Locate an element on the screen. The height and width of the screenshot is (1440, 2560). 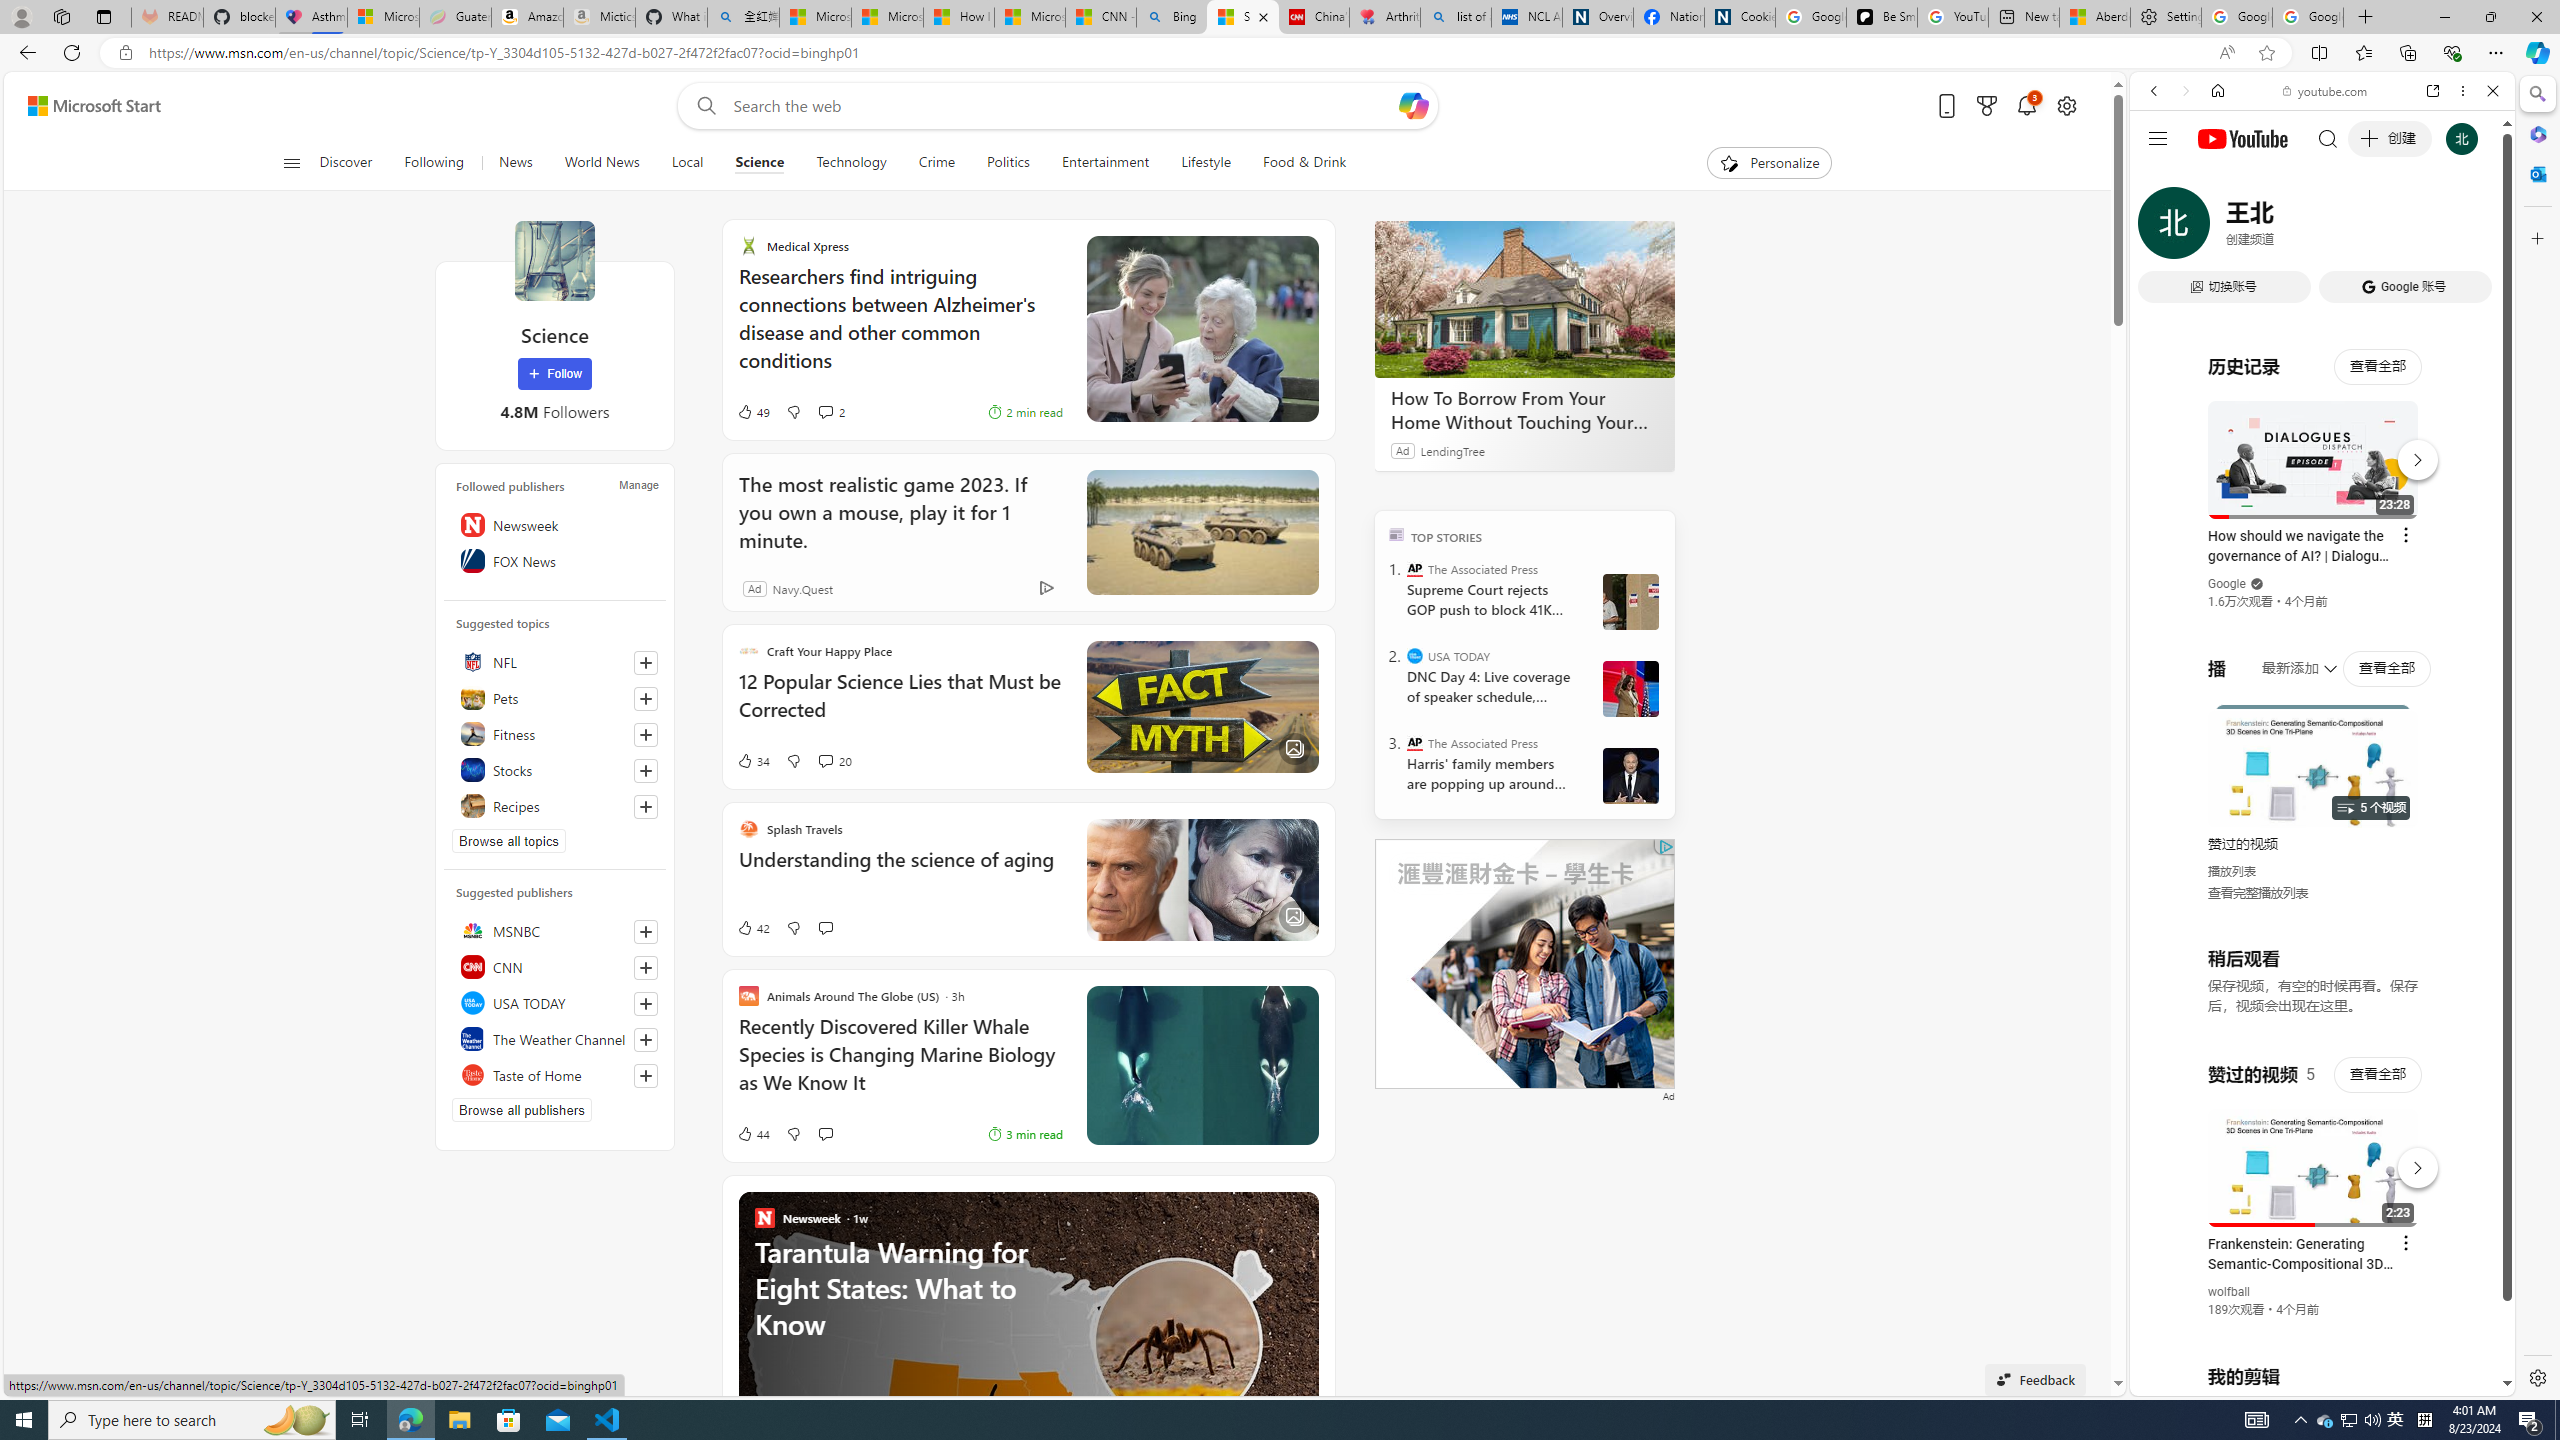
'Cookies' is located at coordinates (1738, 16).